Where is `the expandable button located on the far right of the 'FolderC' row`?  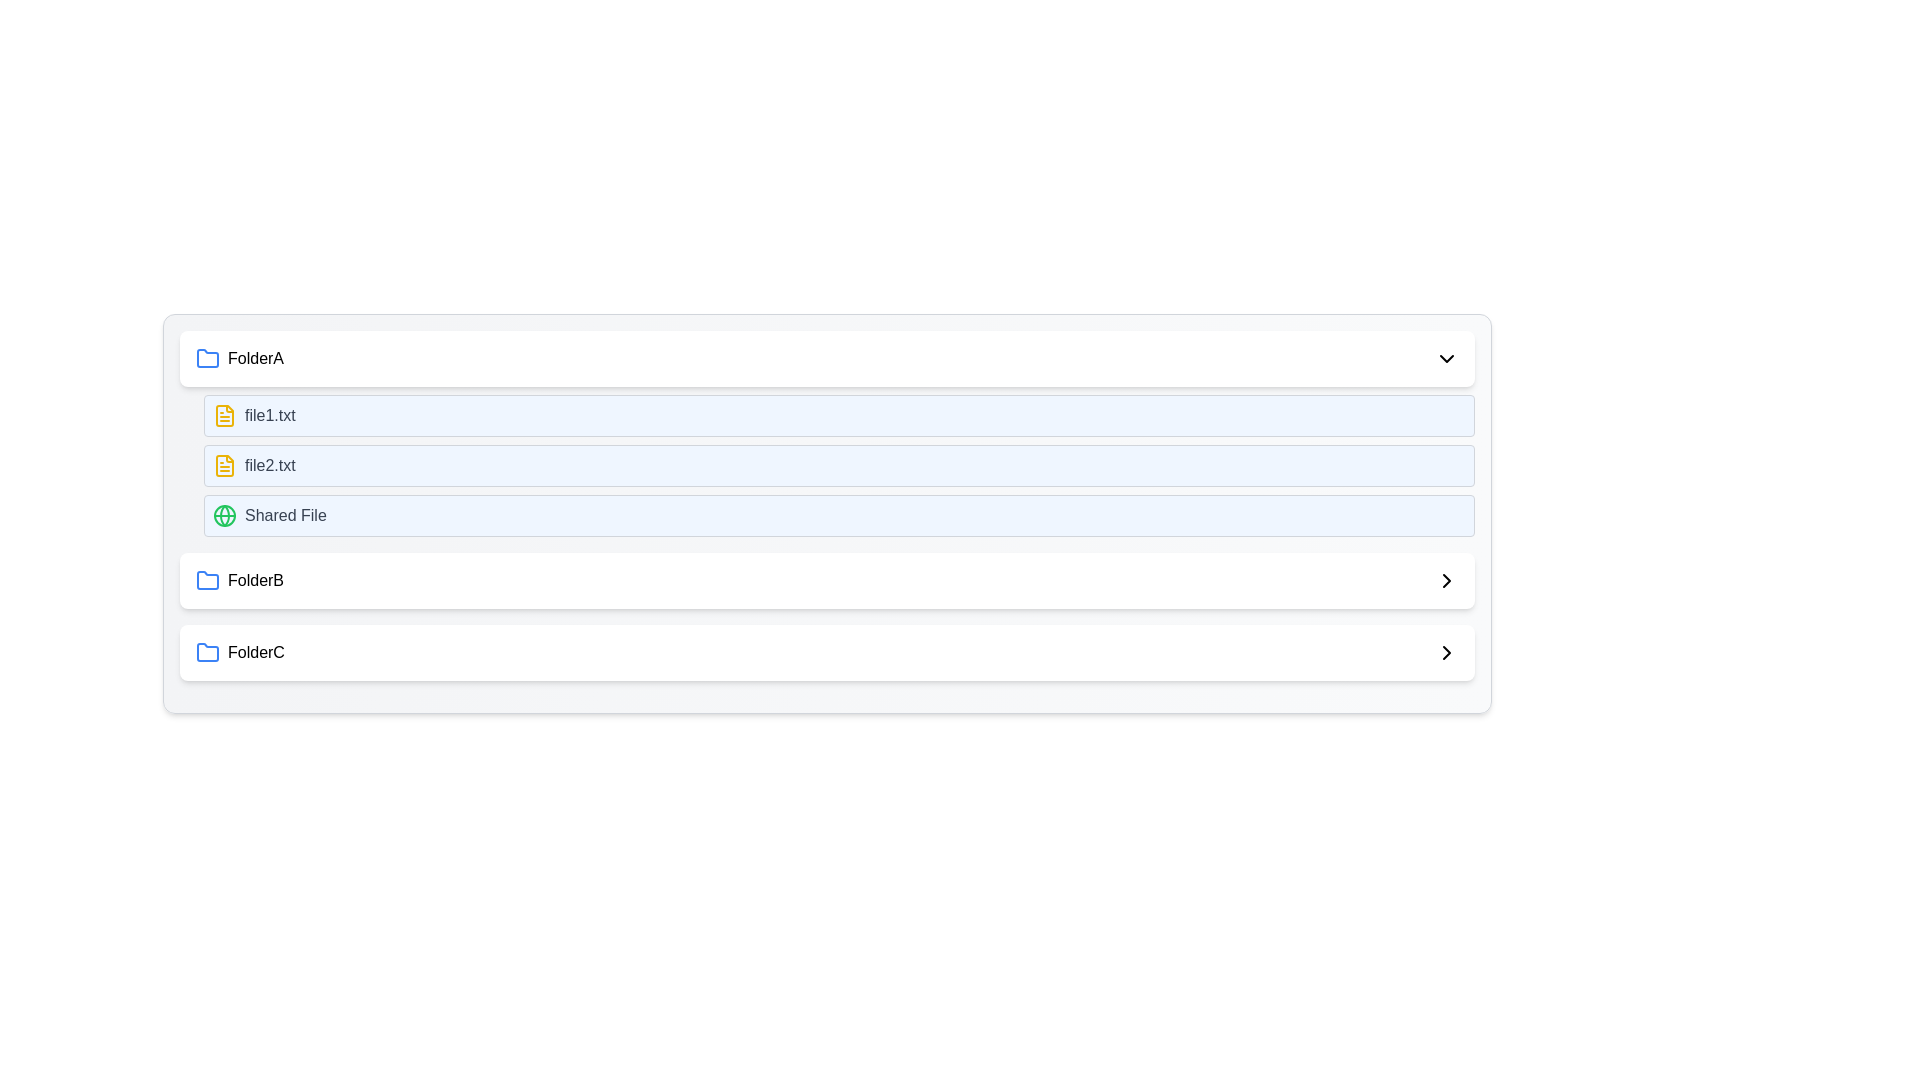 the expandable button located on the far right of the 'FolderC' row is located at coordinates (1446, 652).